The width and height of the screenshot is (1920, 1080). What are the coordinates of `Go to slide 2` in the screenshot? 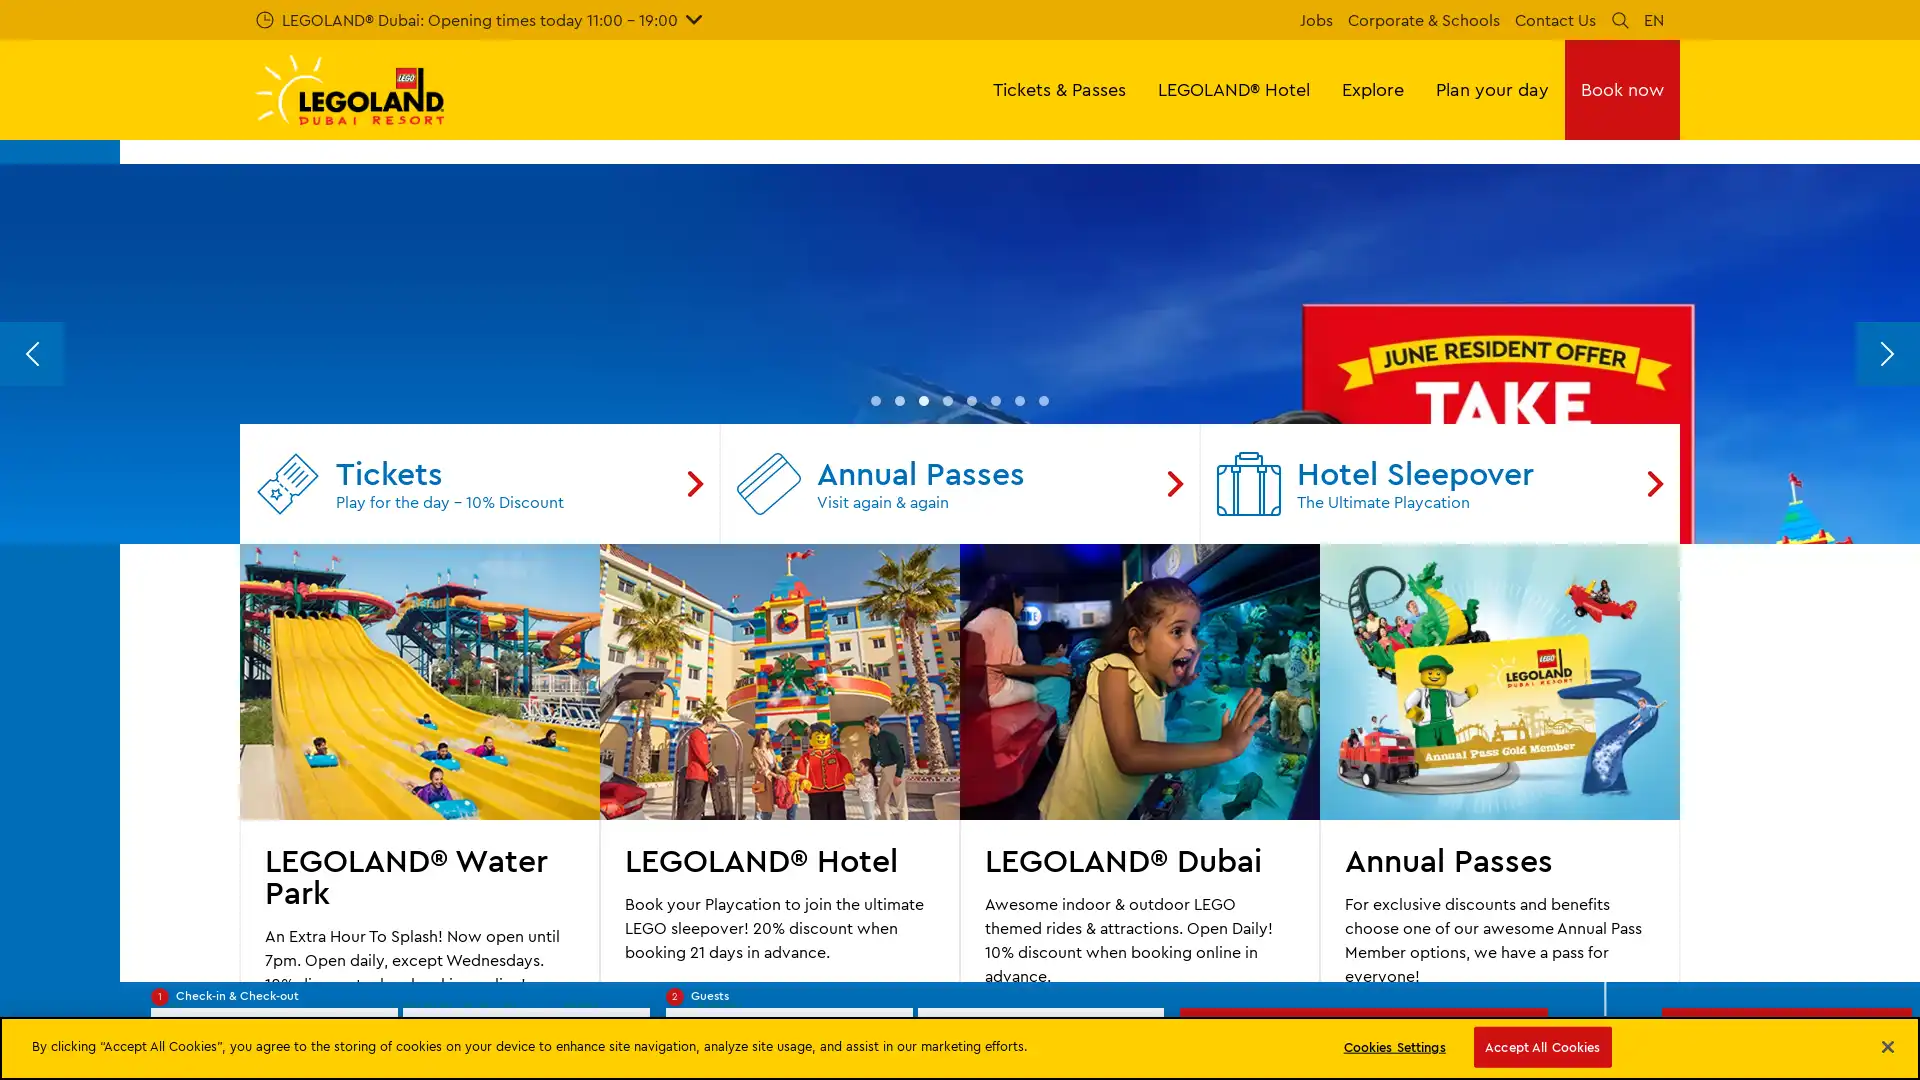 It's located at (899, 797).